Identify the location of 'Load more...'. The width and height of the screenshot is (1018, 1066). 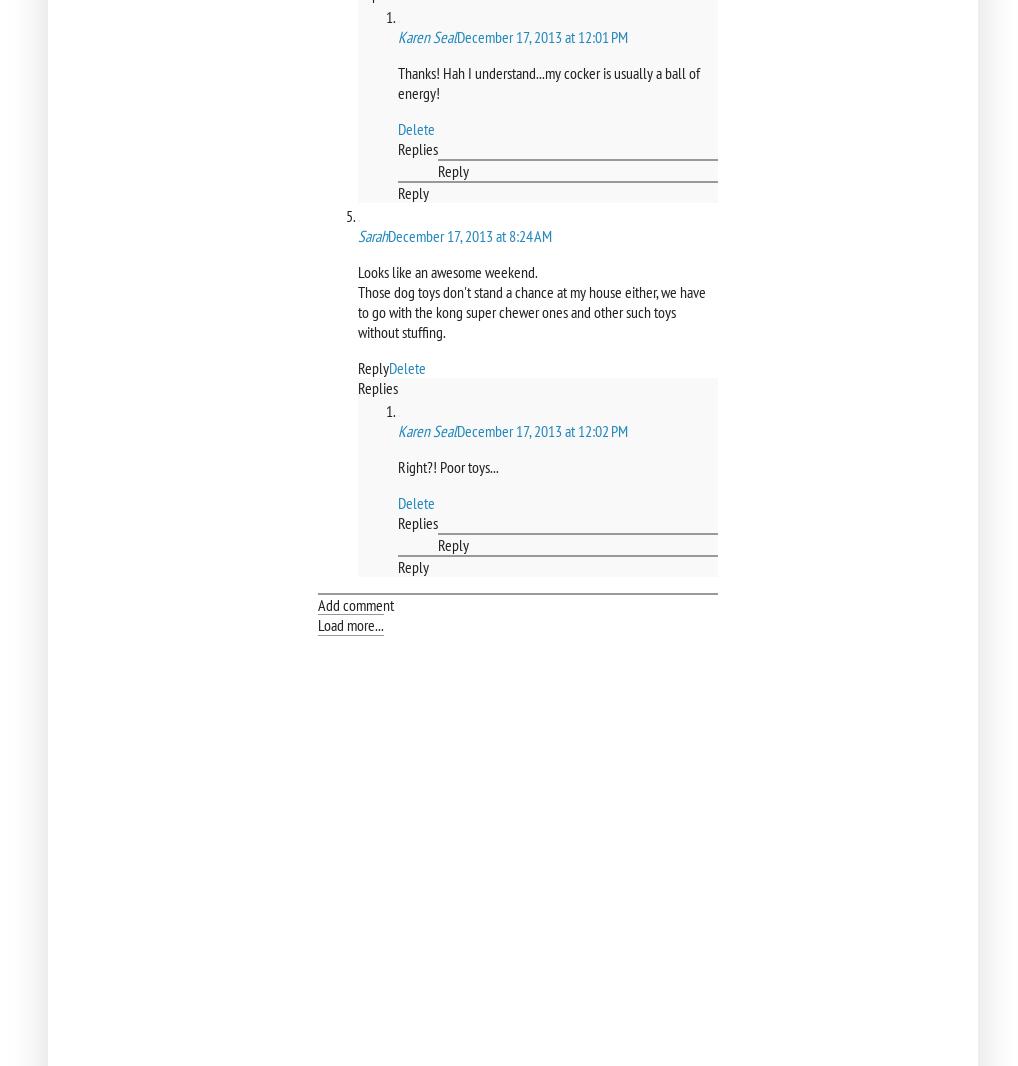
(350, 623).